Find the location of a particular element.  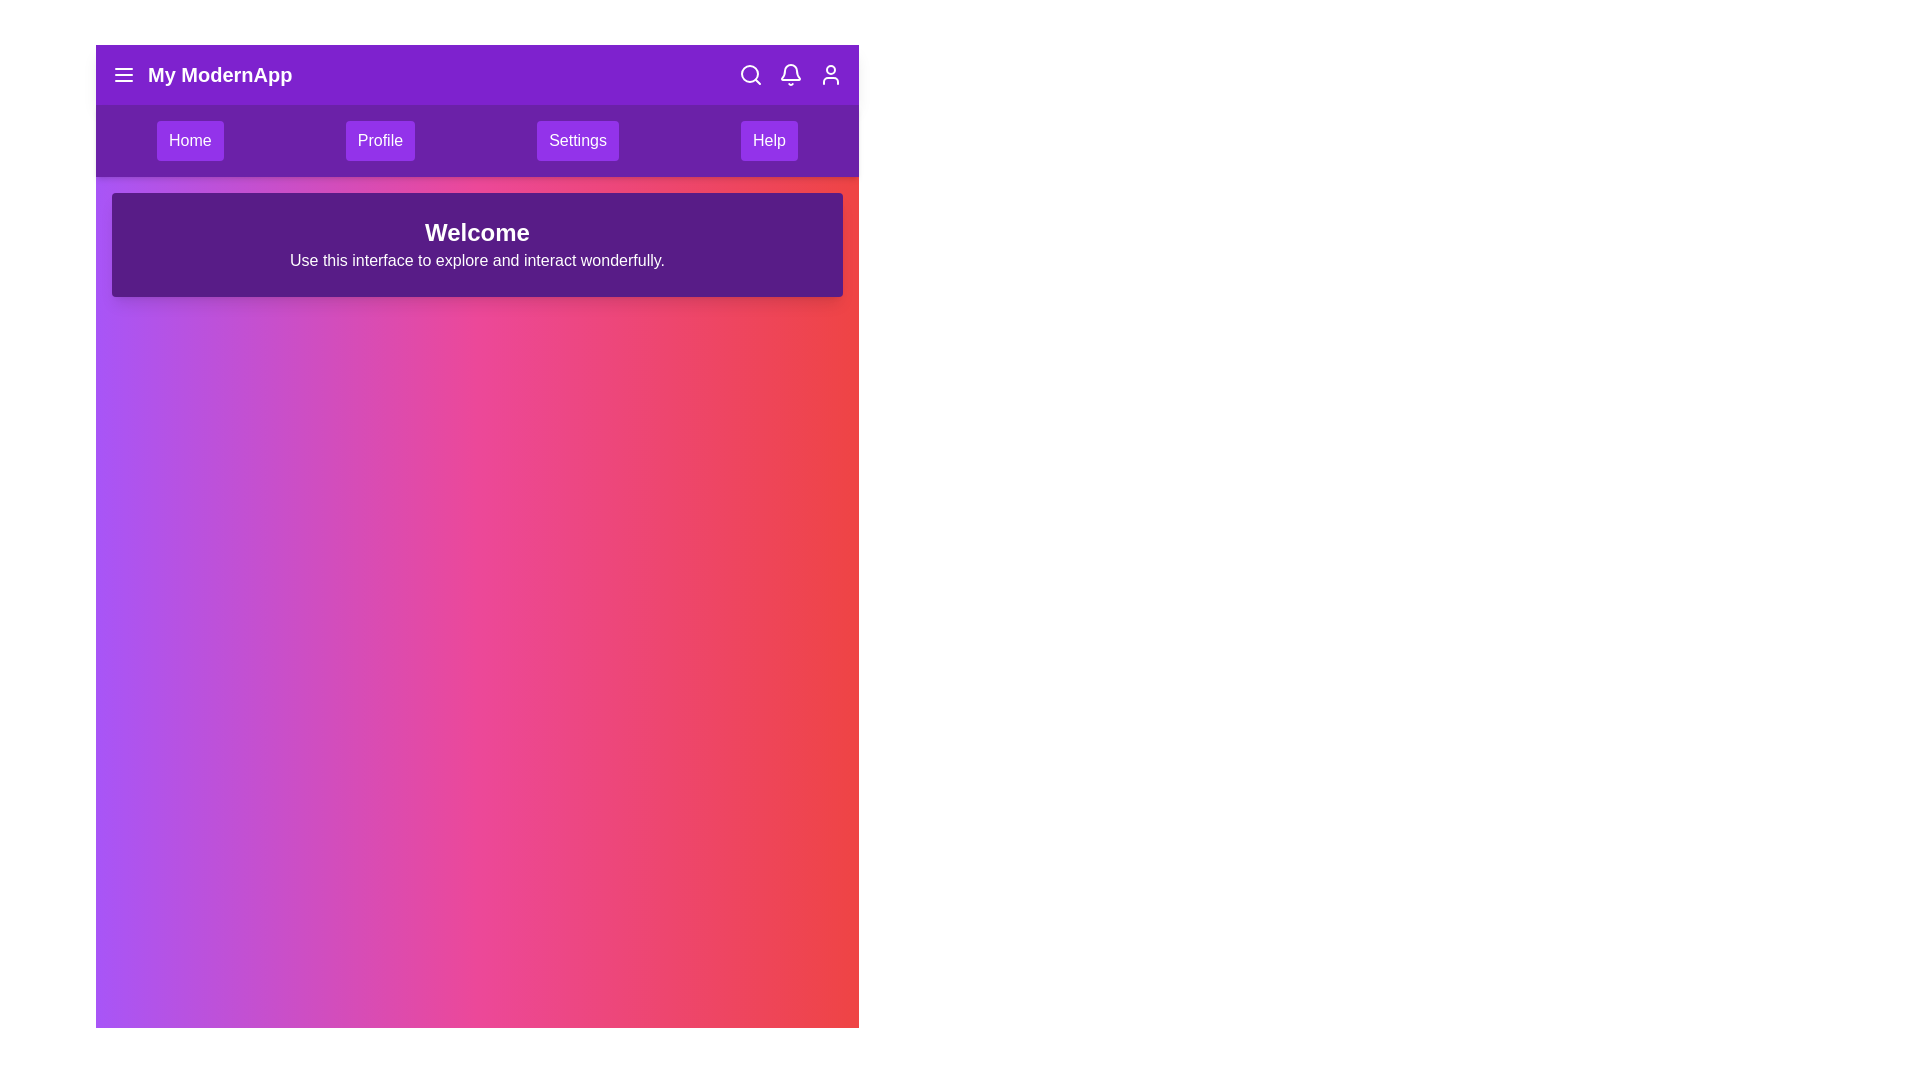

the menu item Profile to see its hover effect is located at coordinates (379, 140).